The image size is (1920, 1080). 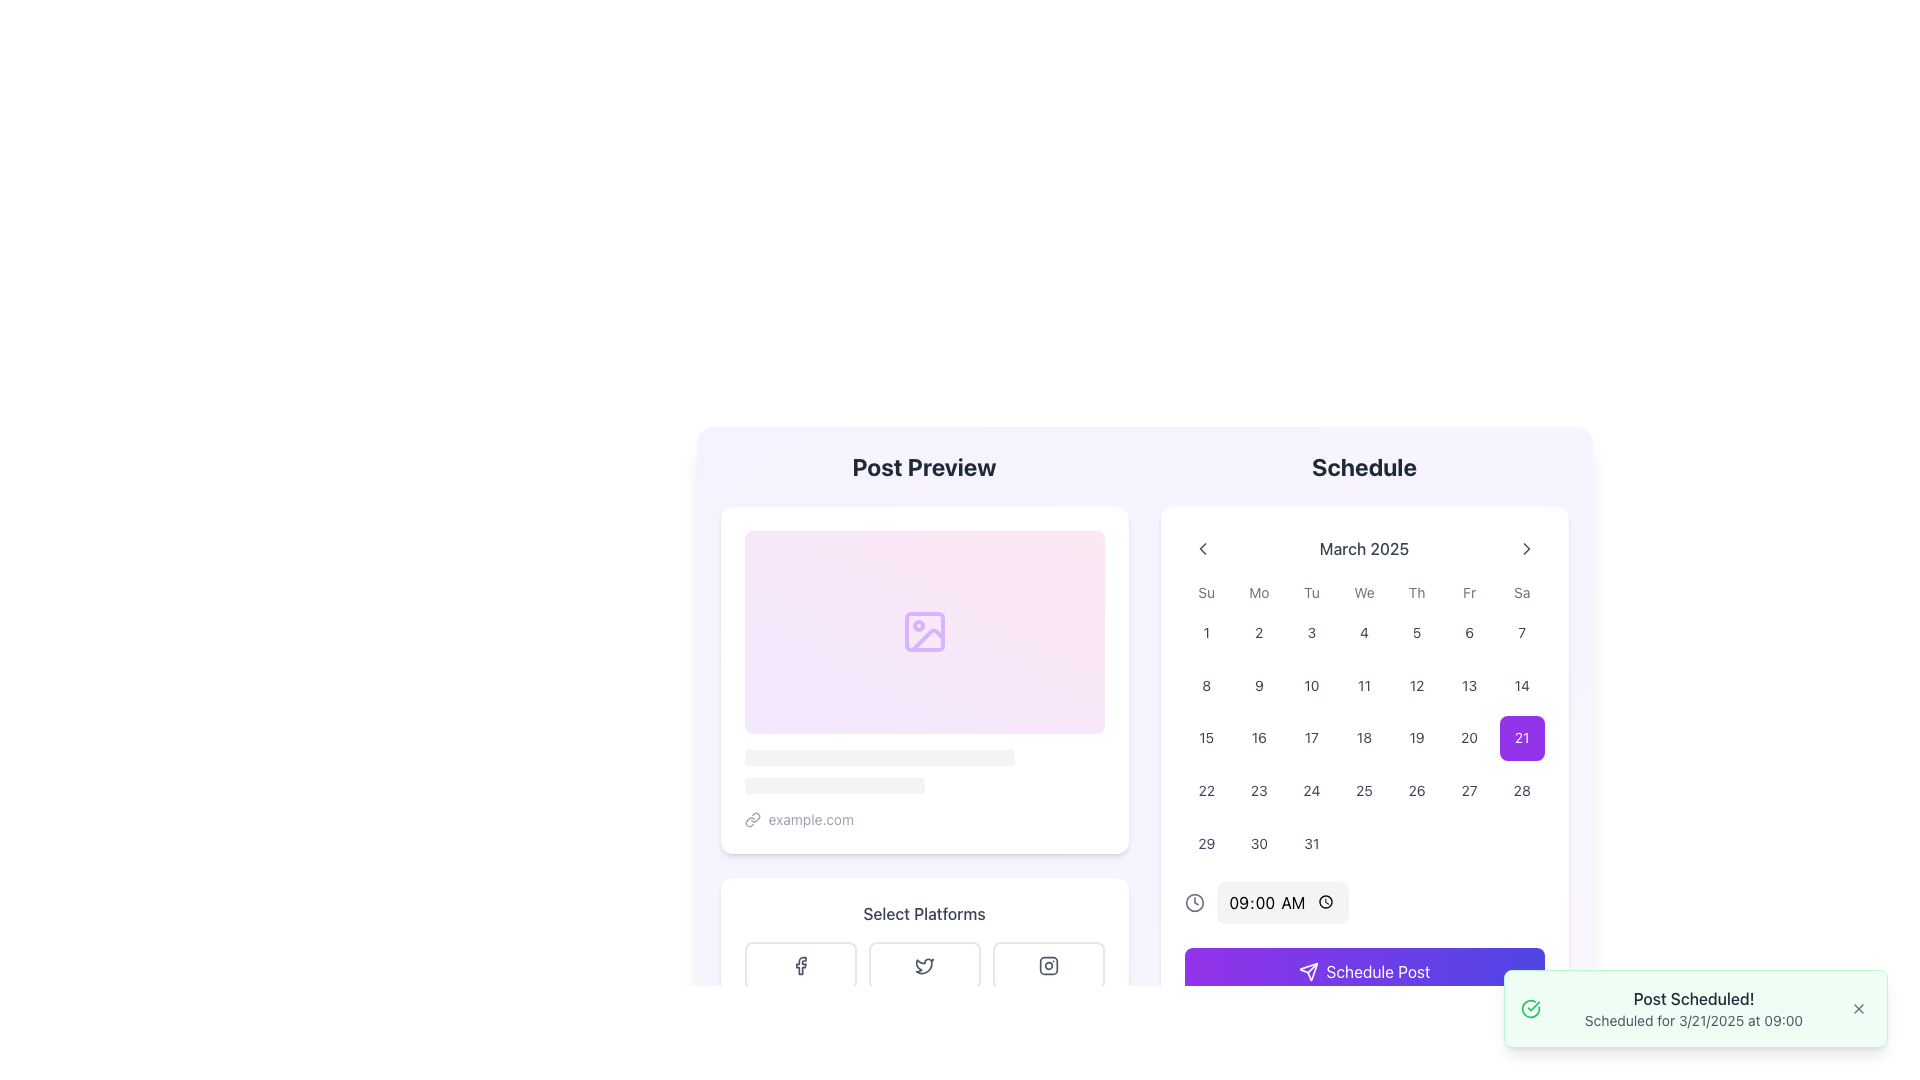 What do you see at coordinates (1521, 684) in the screenshot?
I see `the button representing the 14th day of the month in the calendar, located in the sixth row and far-right column of the grid layout` at bounding box center [1521, 684].